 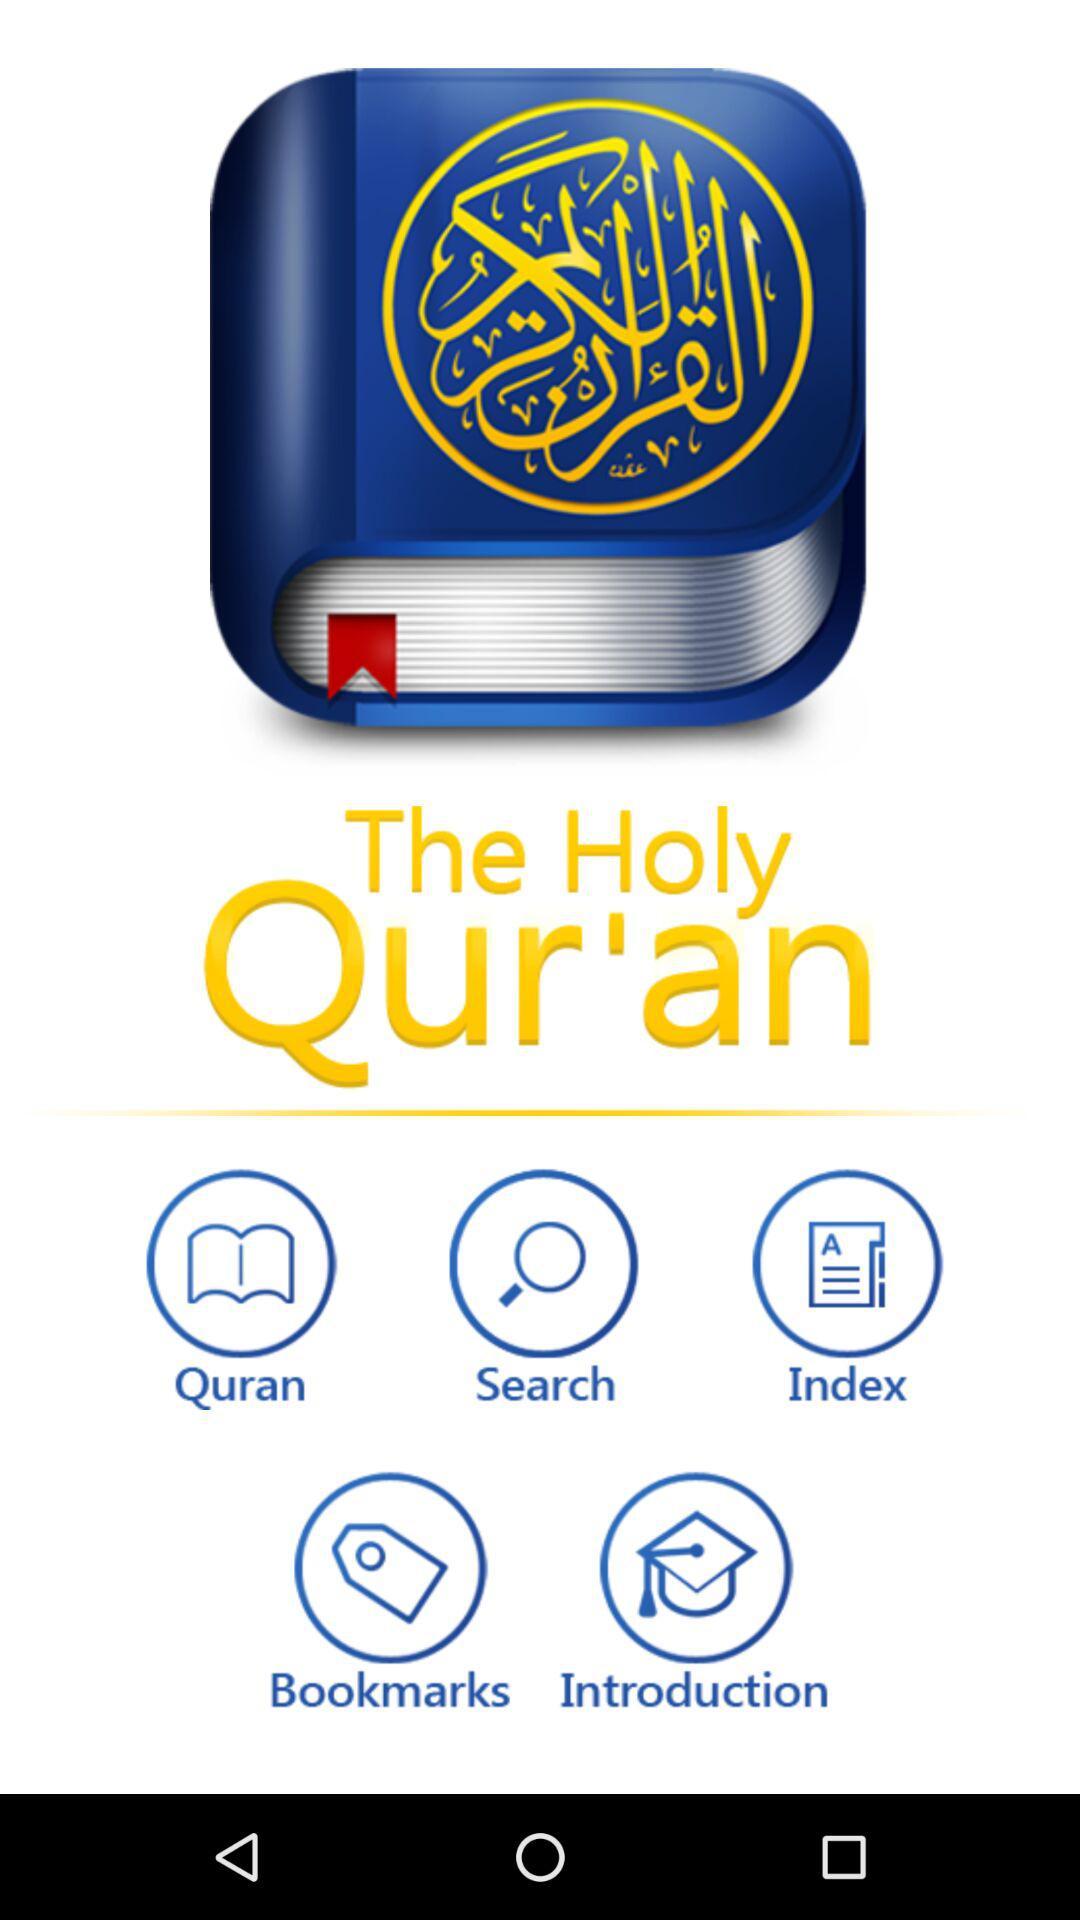 I want to click on icon at the bottom right corner, so click(x=843, y=1283).